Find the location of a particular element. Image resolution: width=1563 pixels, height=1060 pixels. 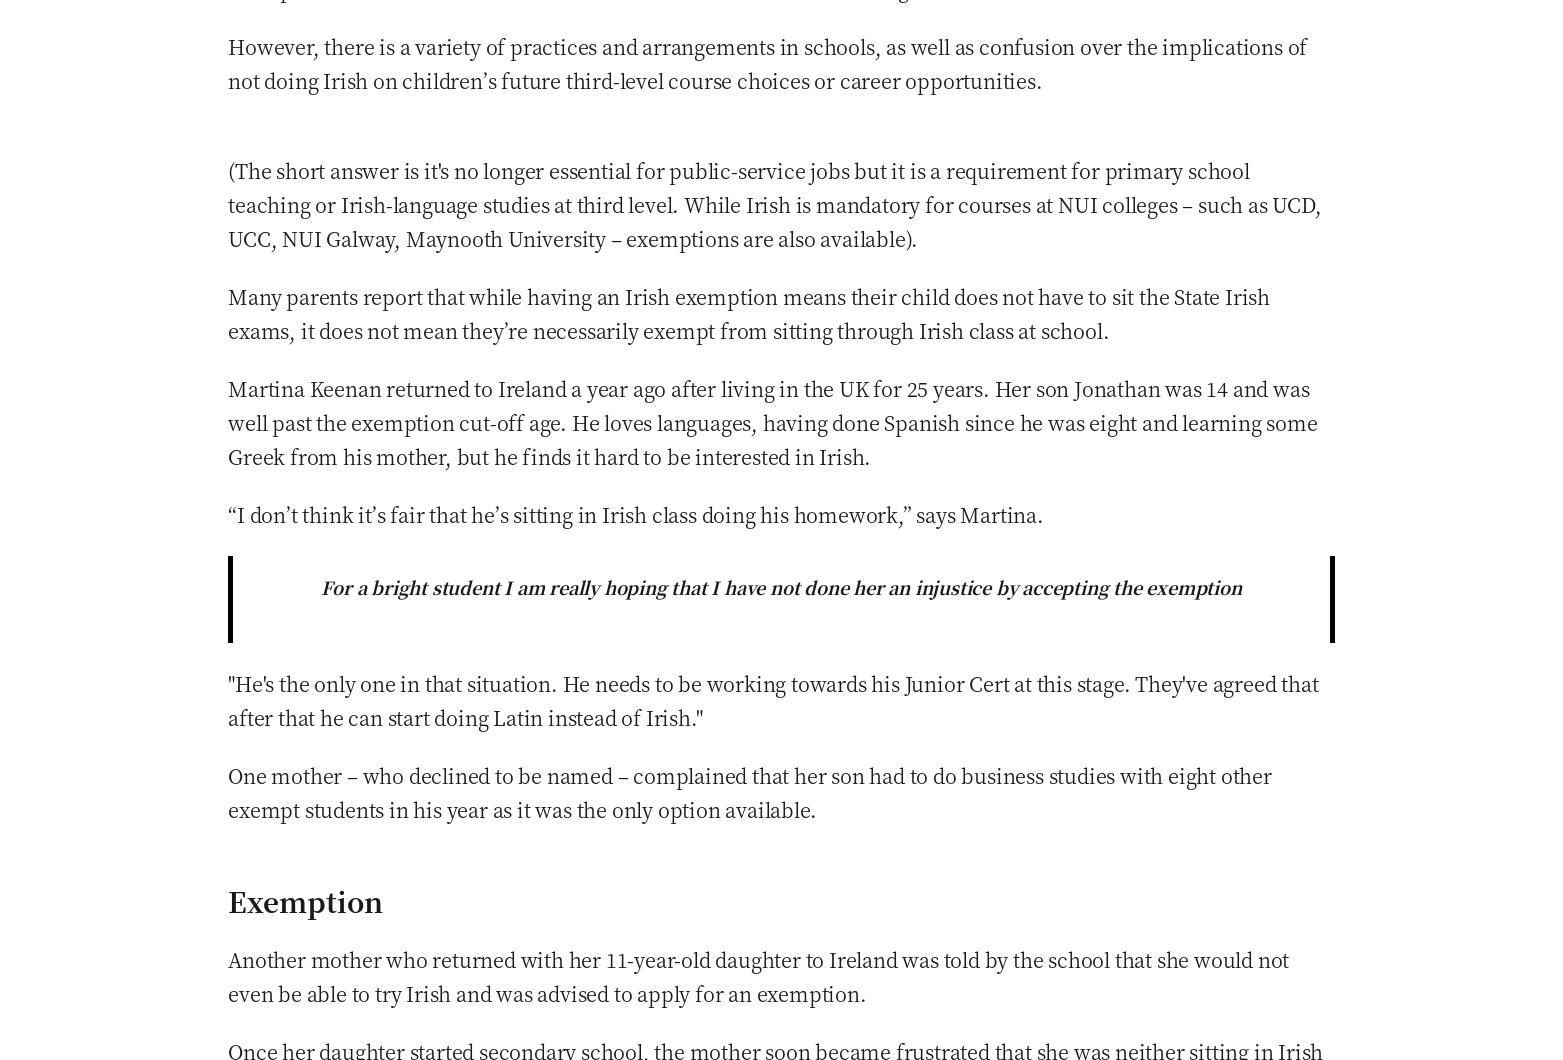

'Another mother who returned with her 11-year-old daughter to Ireland was told by the school that she would not even be able to try Irish and was advised to apply for an exemption.' is located at coordinates (758, 974).